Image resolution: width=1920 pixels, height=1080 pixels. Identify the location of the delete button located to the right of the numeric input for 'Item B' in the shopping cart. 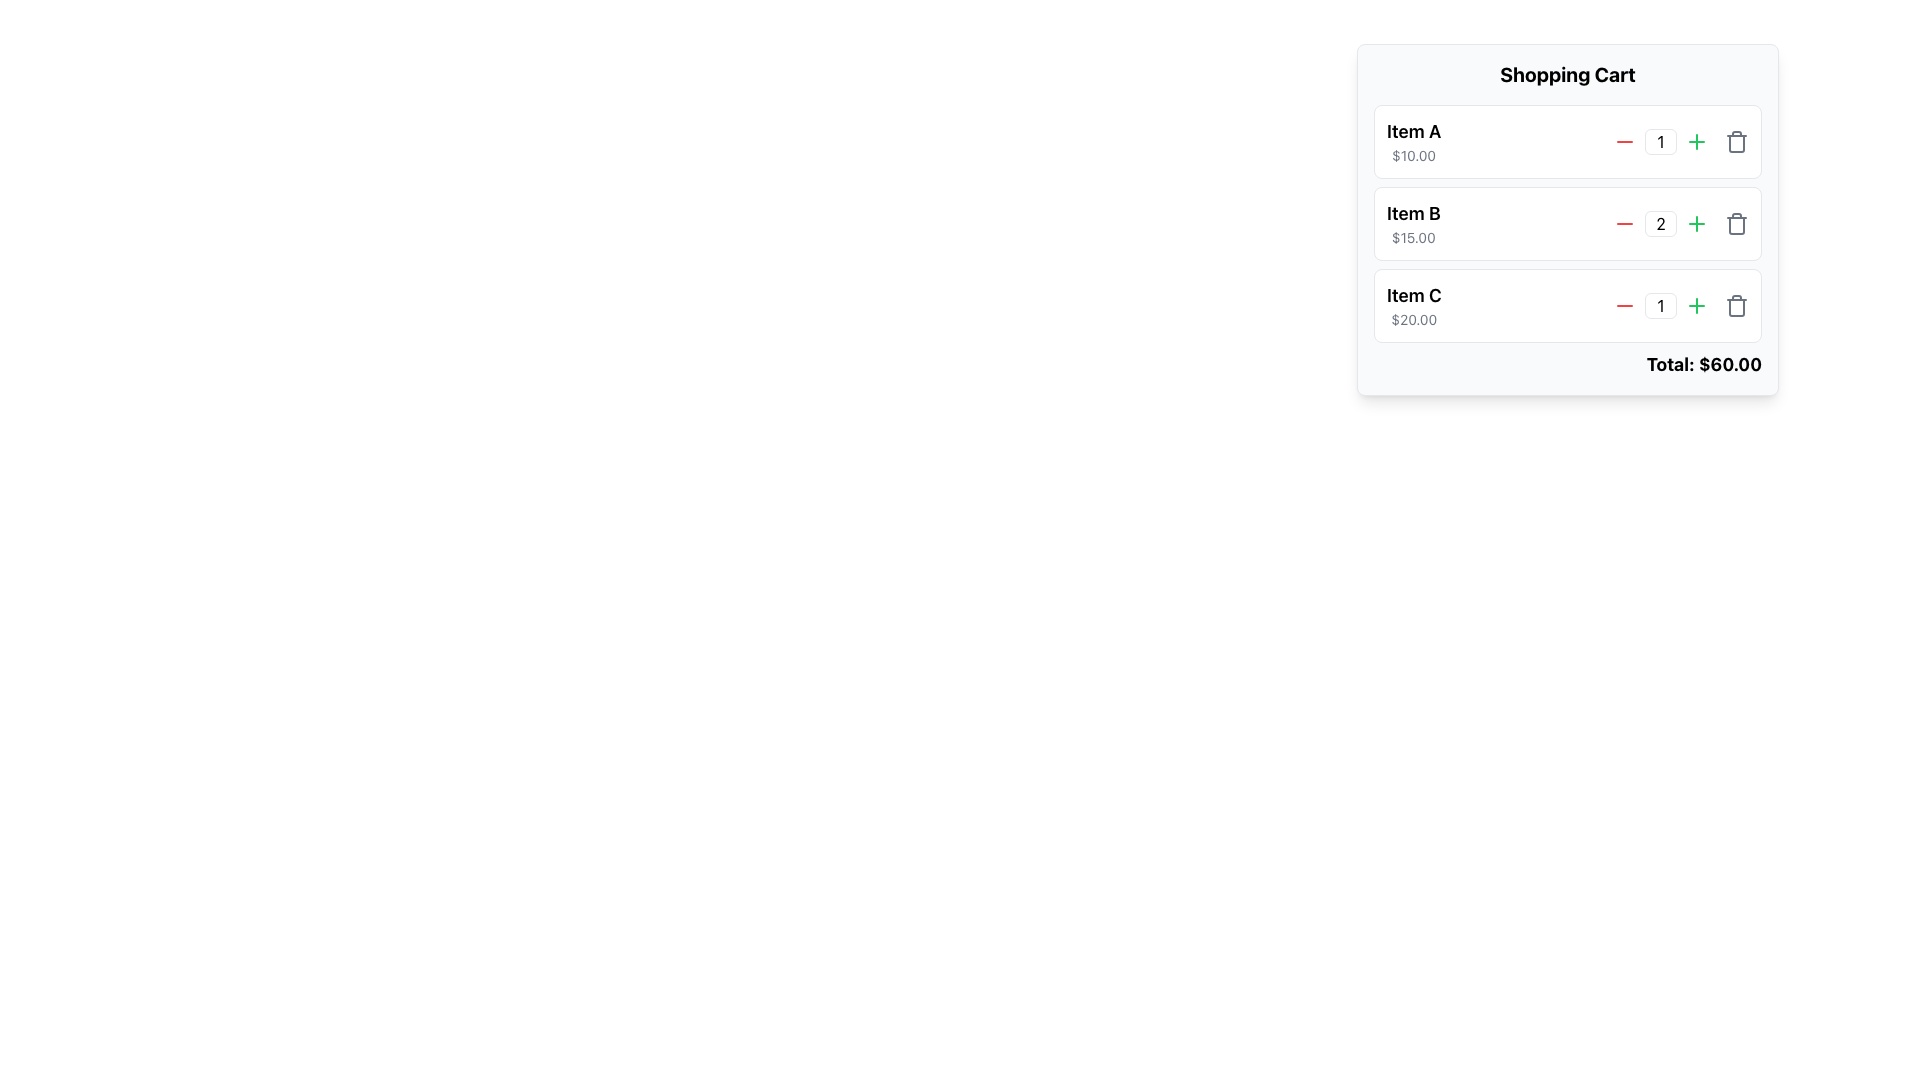
(1736, 223).